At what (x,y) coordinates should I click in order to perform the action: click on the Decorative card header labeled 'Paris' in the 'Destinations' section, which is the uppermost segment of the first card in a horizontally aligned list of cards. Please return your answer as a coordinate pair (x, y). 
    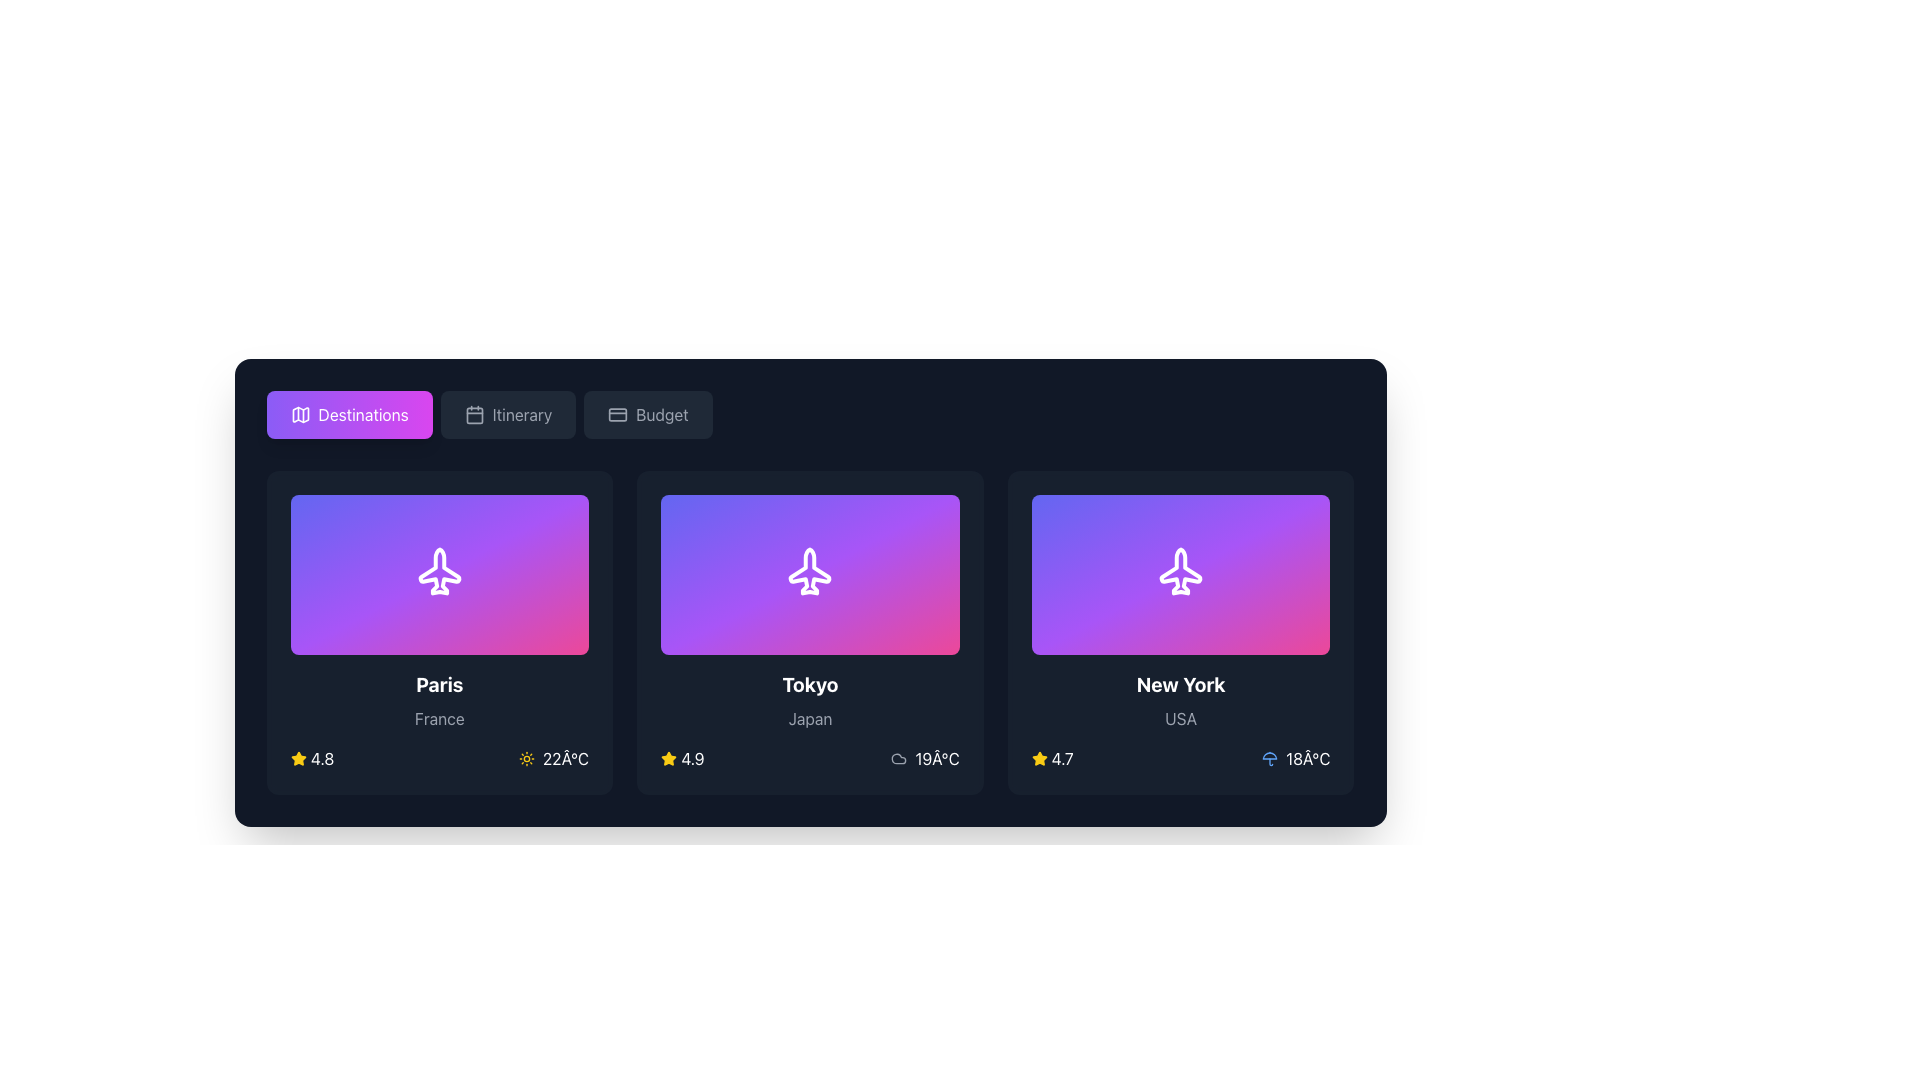
    Looking at the image, I should click on (438, 574).